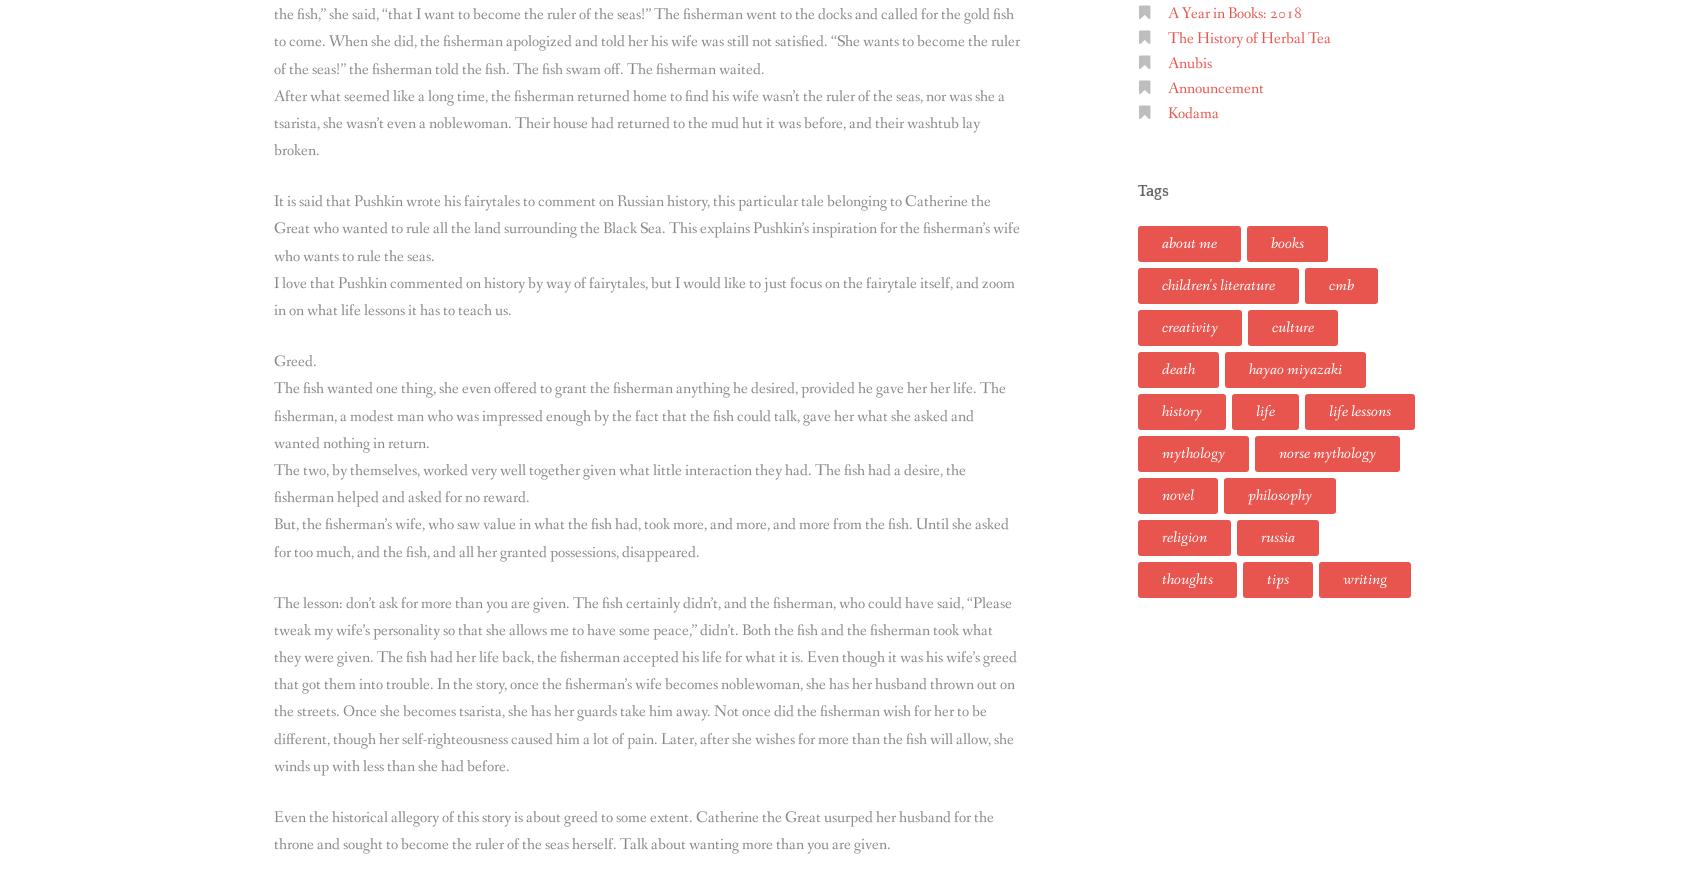  What do you see at coordinates (640, 414) in the screenshot?
I see `'The fish wanted one thing, she even offered to grant the fisherman anything he desired, provided he gave her her life. The fisherman, a modest man who was impressed enough by the fact that the fish could talk, gave her what she asked and wanted nothing in return.'` at bounding box center [640, 414].